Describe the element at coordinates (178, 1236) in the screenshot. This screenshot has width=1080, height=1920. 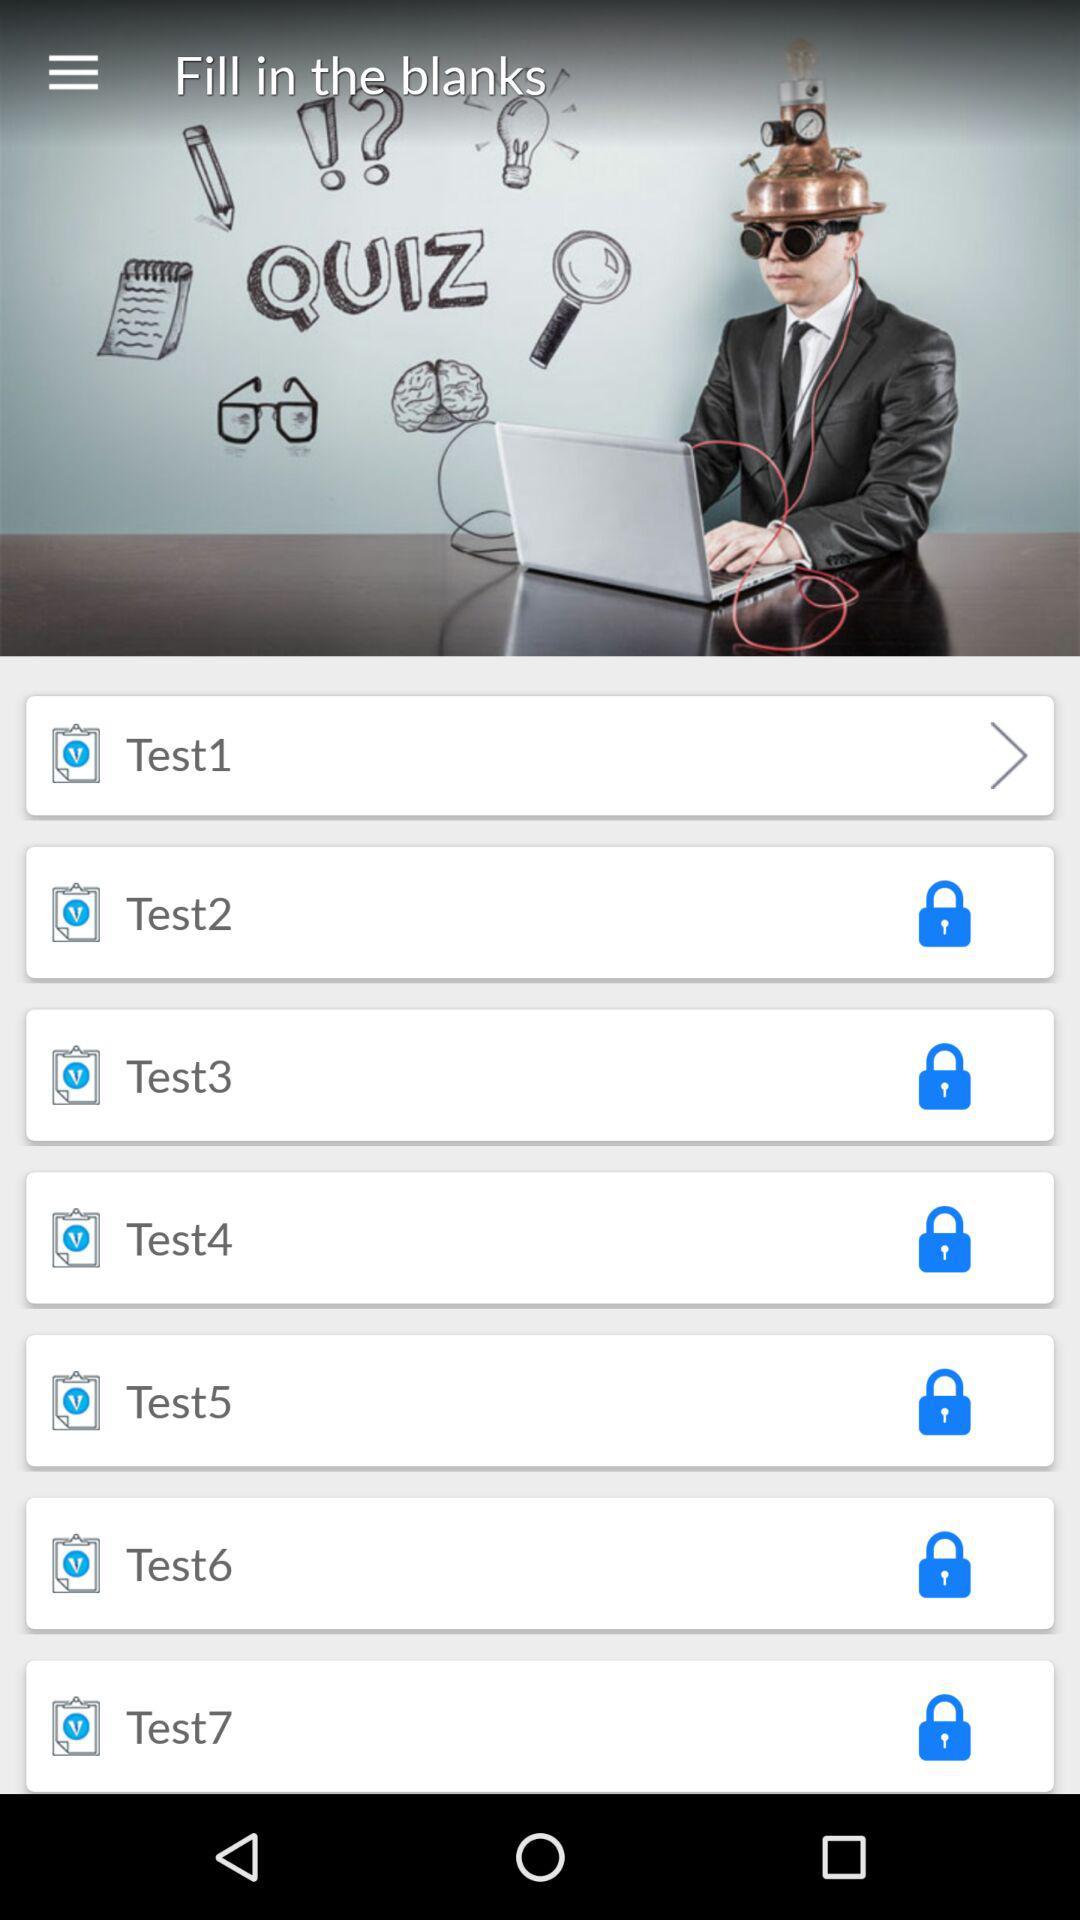
I see `item below test3 icon` at that location.